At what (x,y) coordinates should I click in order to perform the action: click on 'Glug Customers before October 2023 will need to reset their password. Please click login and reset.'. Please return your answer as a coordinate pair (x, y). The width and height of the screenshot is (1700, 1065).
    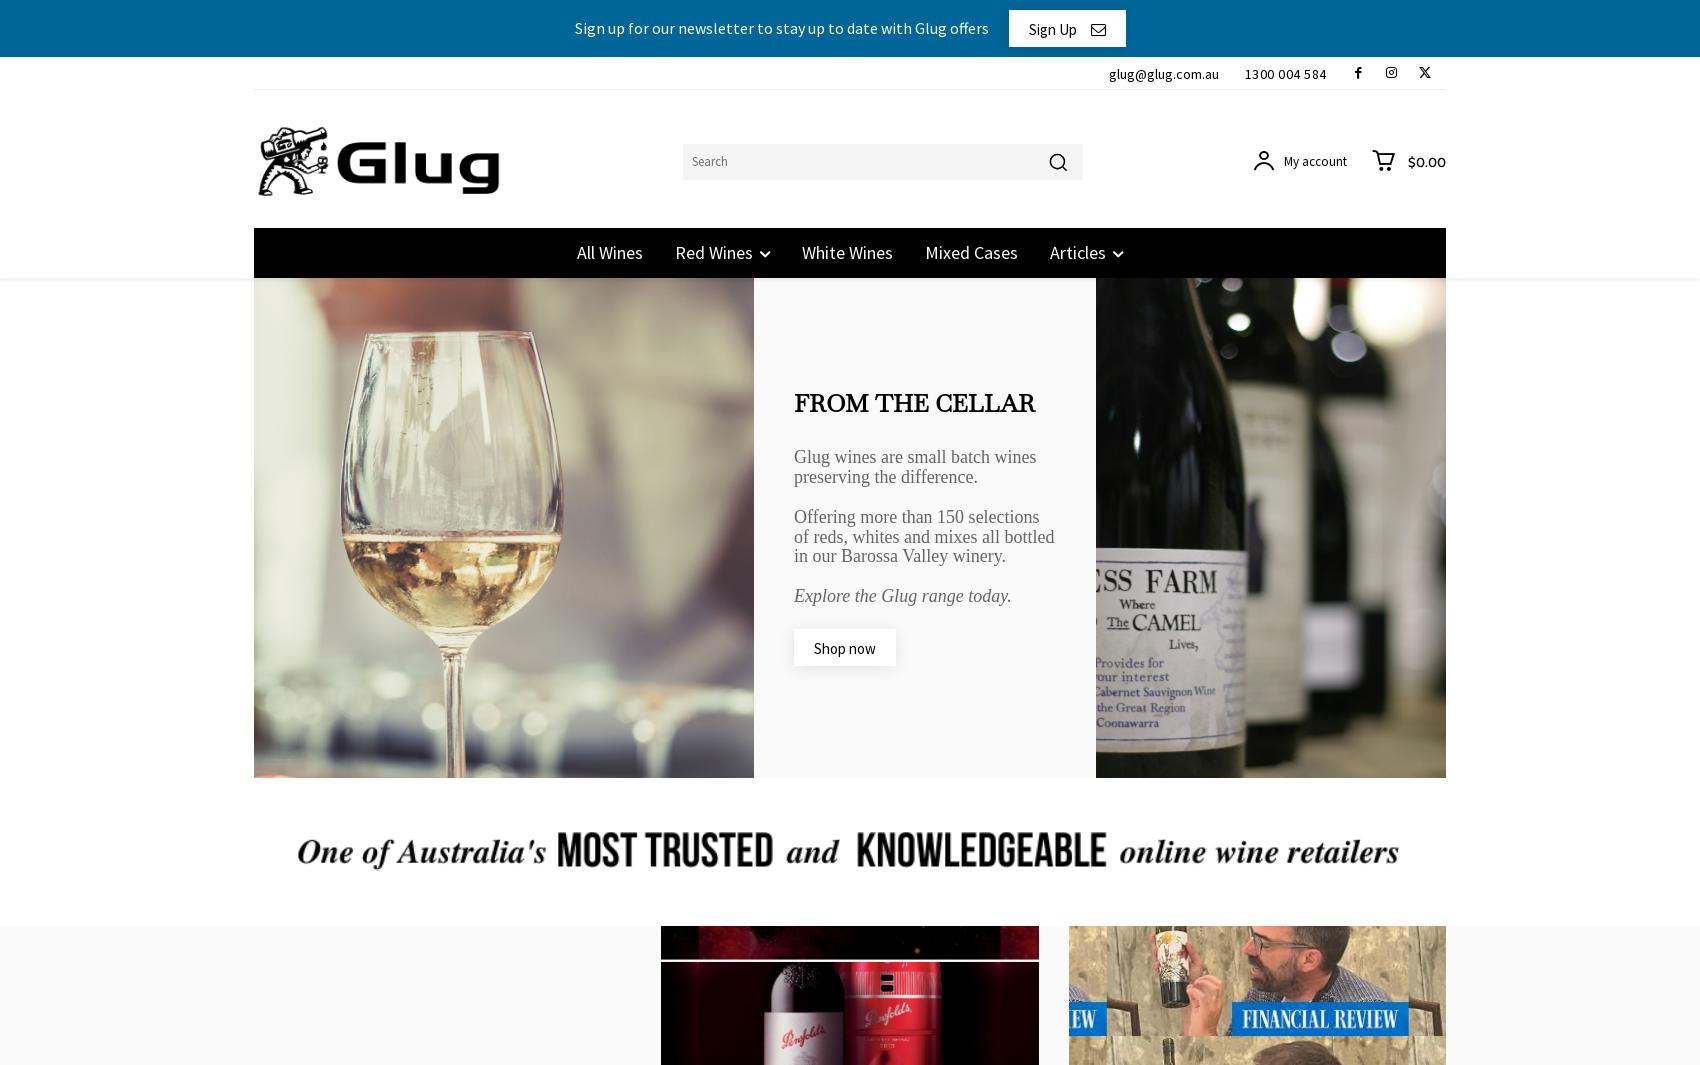
    Looking at the image, I should click on (1350, 233).